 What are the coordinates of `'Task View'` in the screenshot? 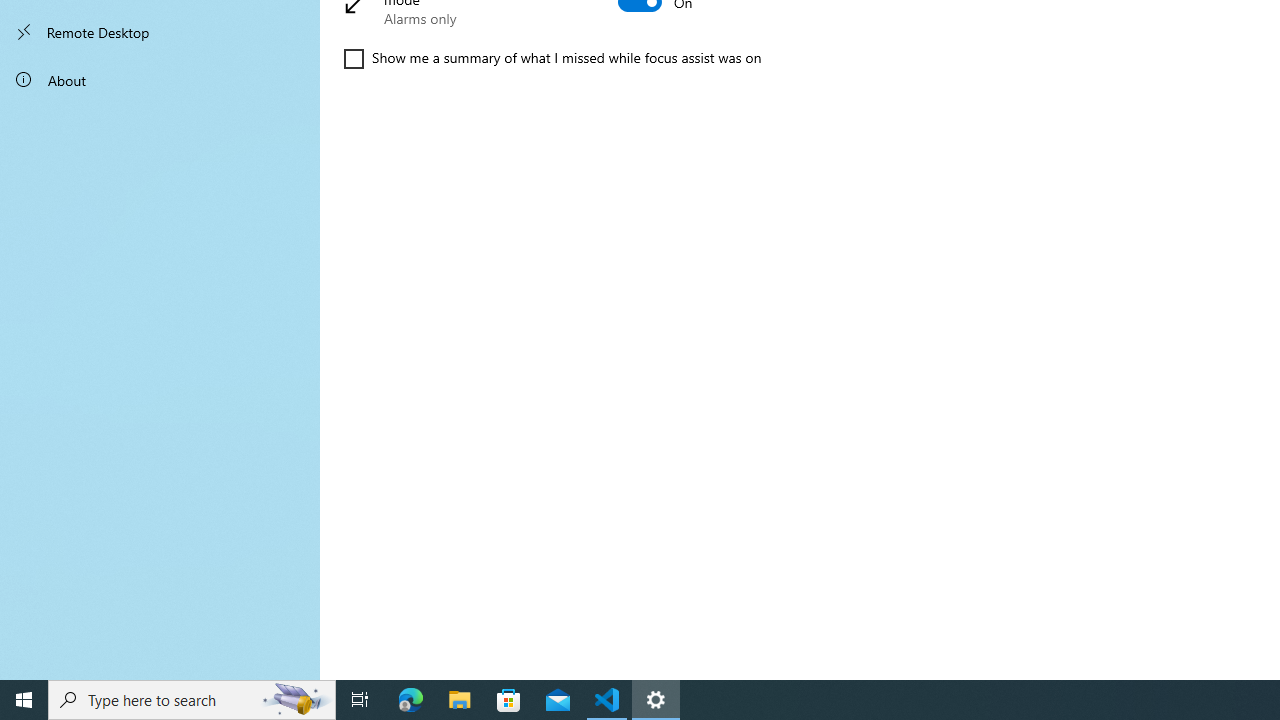 It's located at (359, 698).